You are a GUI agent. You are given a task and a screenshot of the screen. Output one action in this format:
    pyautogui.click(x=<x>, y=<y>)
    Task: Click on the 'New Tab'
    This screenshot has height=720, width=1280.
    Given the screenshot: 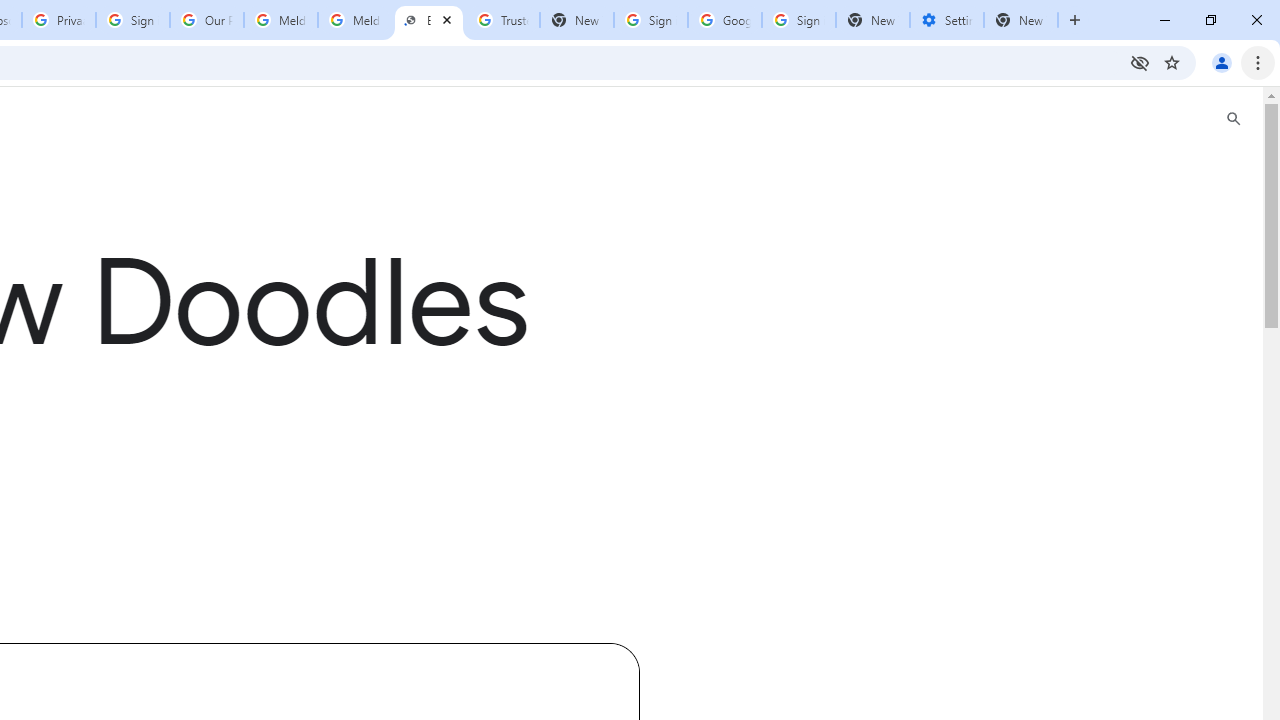 What is the action you would take?
    pyautogui.click(x=872, y=20)
    